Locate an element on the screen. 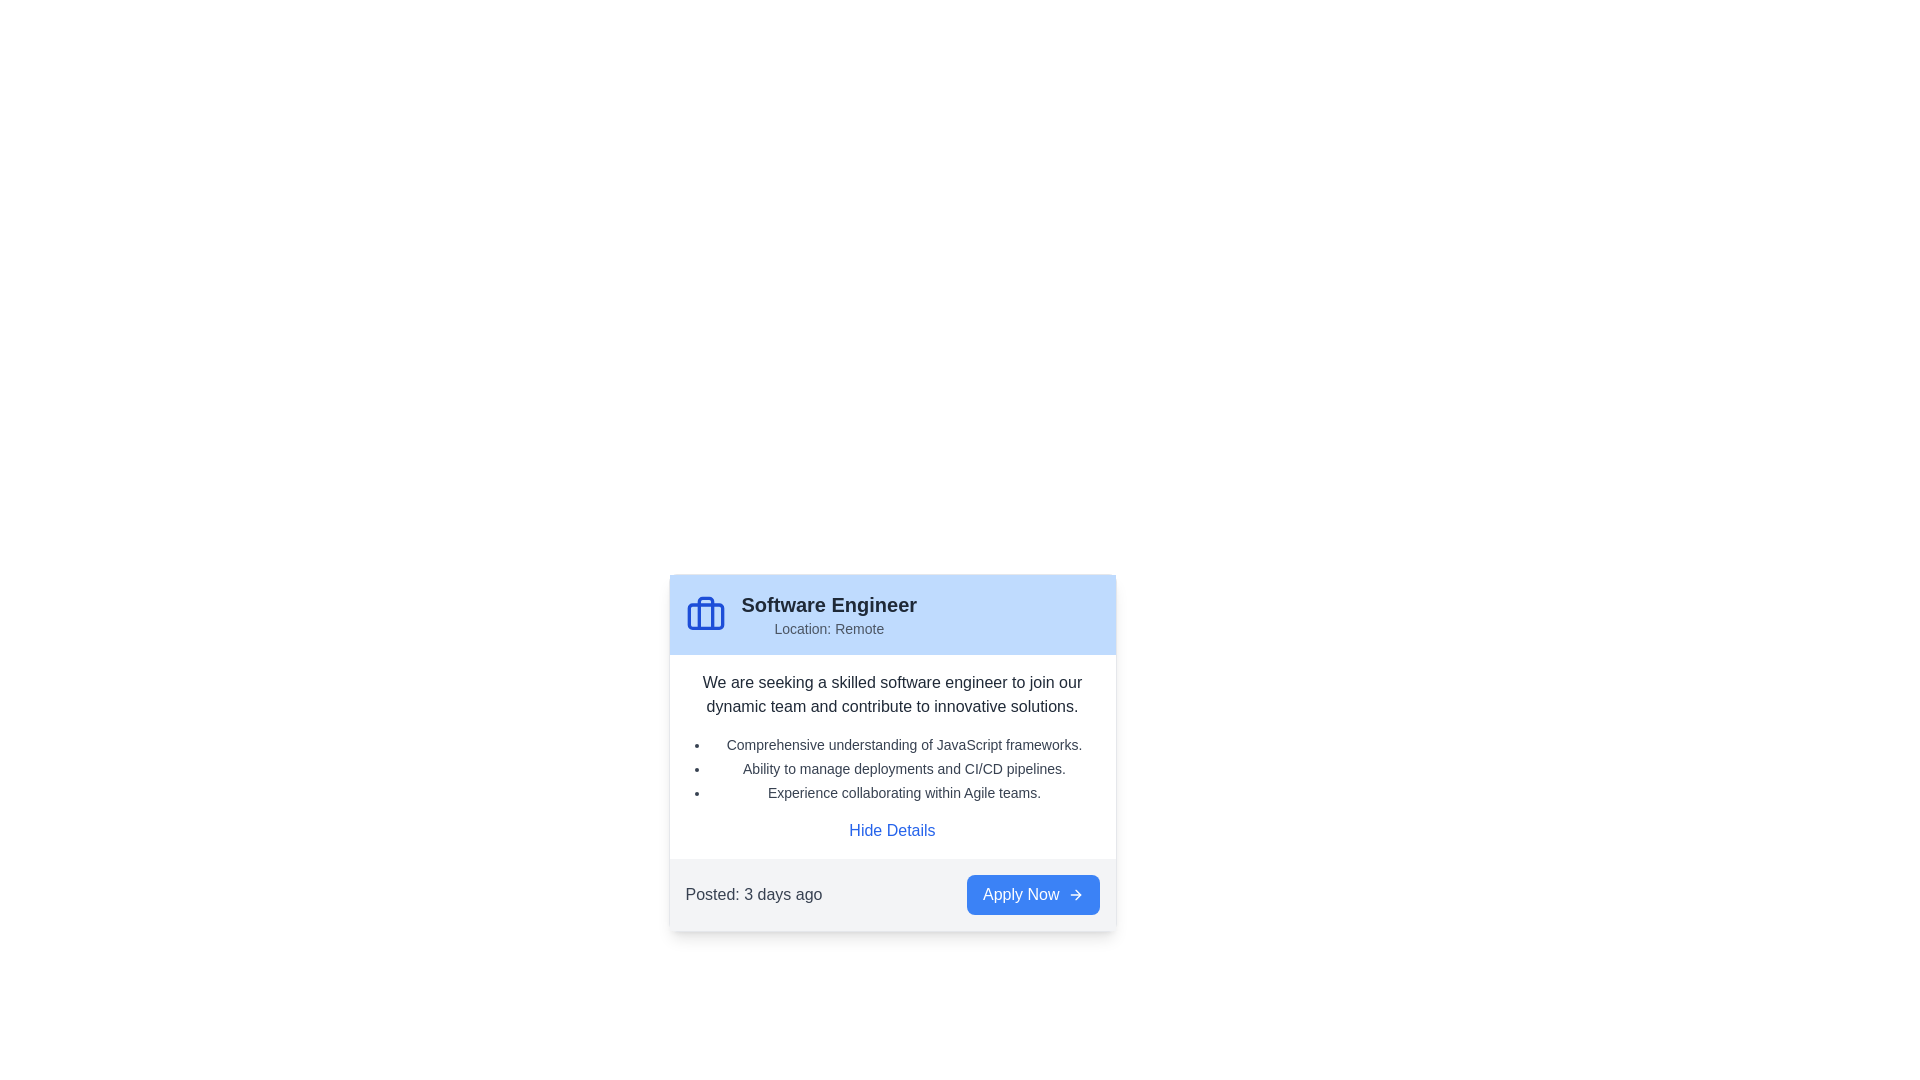  the blue rounded rectangular 'Apply Now' button that contains the arrow icon for forward navigation in the job listing card is located at coordinates (1074, 893).